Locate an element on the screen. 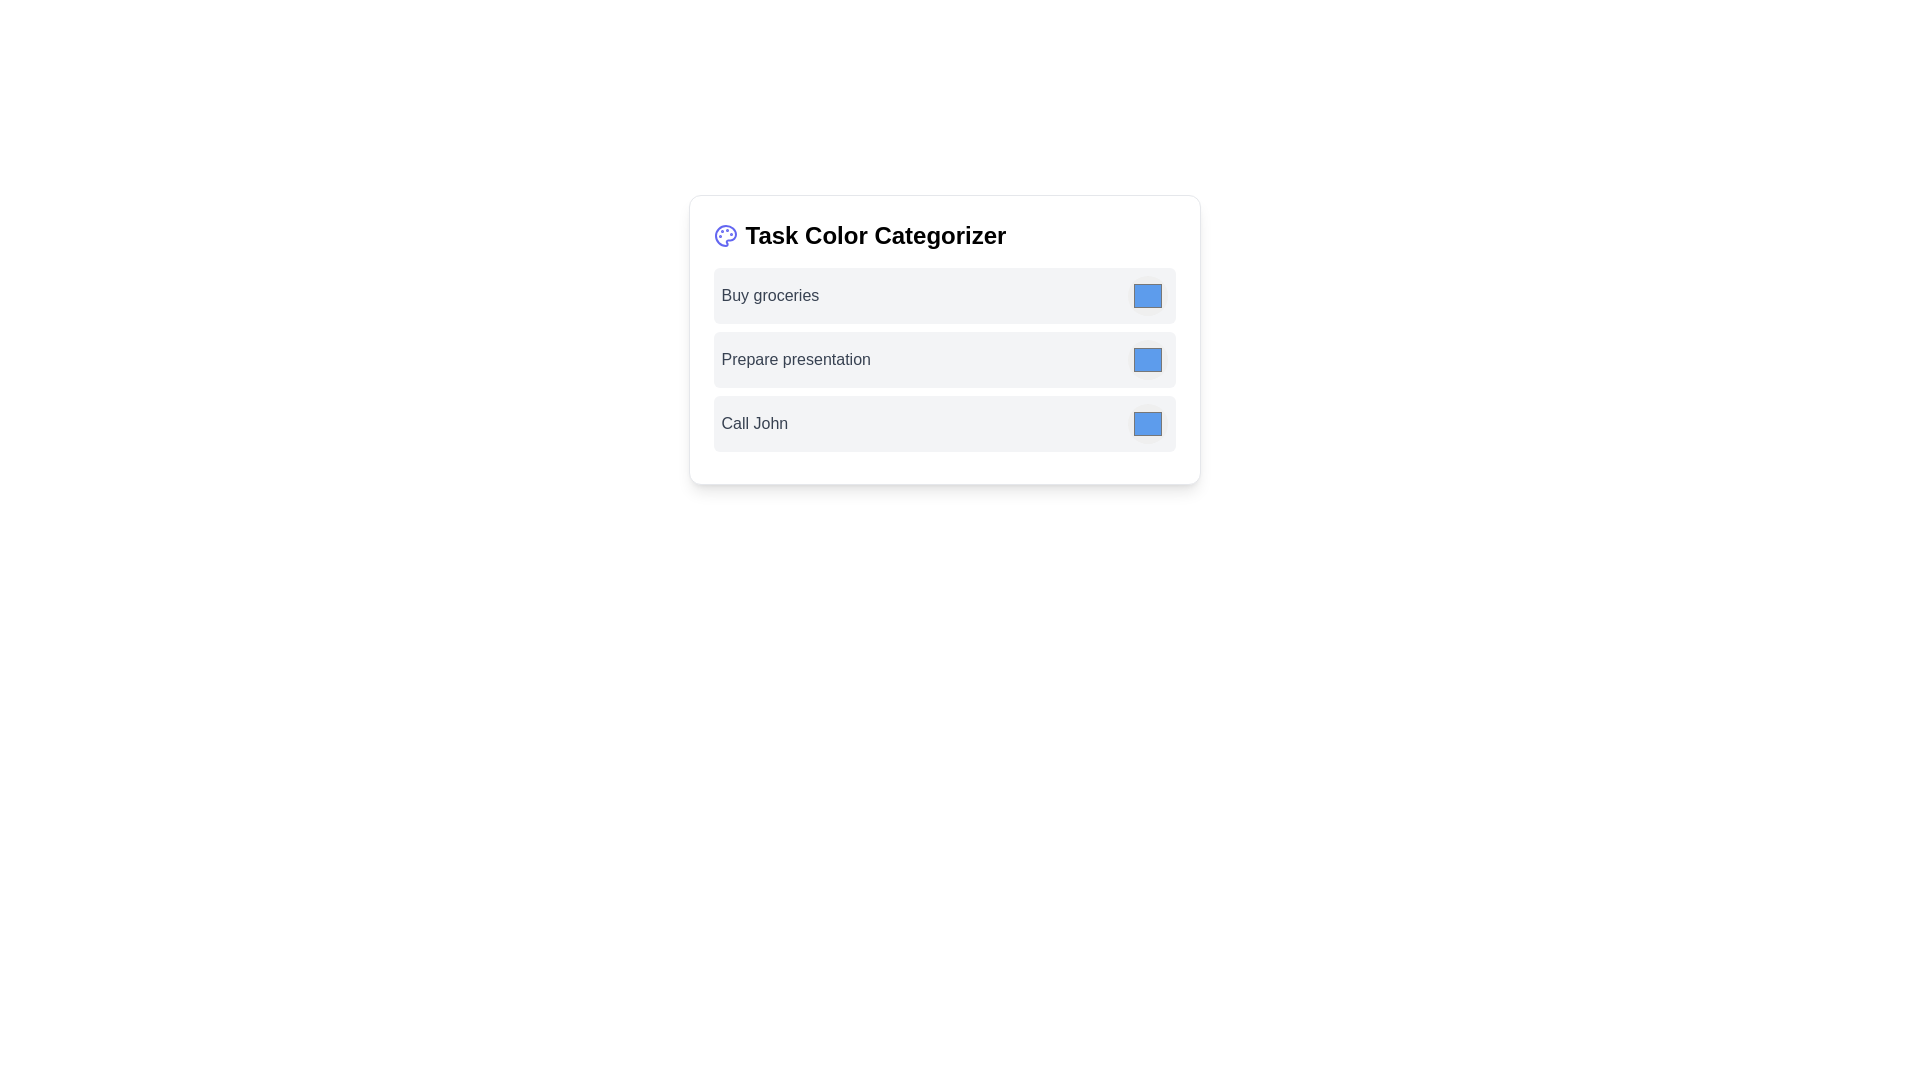  the interactive color indicator button located at the far right of the 'Prepare presentation' task row in the task list is located at coordinates (1147, 358).